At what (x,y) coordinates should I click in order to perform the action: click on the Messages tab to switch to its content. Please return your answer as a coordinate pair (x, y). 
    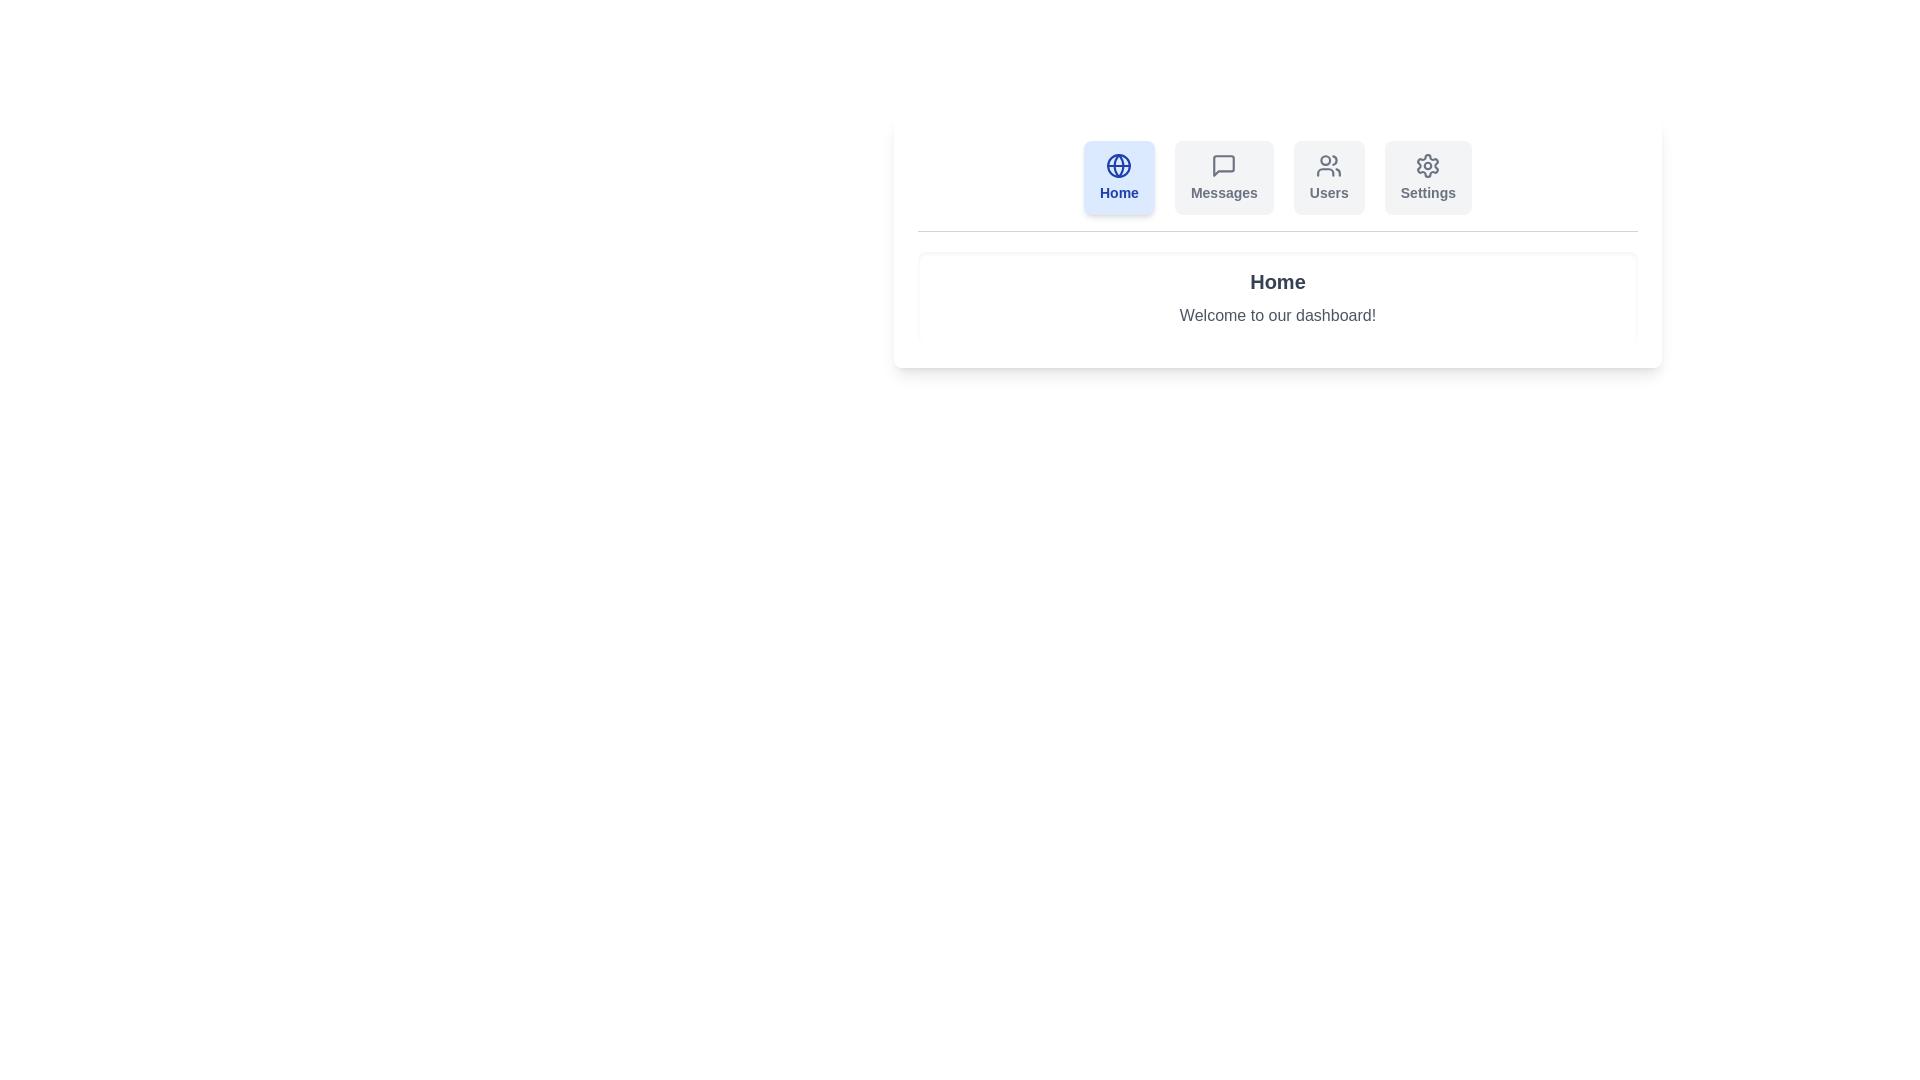
    Looking at the image, I should click on (1223, 176).